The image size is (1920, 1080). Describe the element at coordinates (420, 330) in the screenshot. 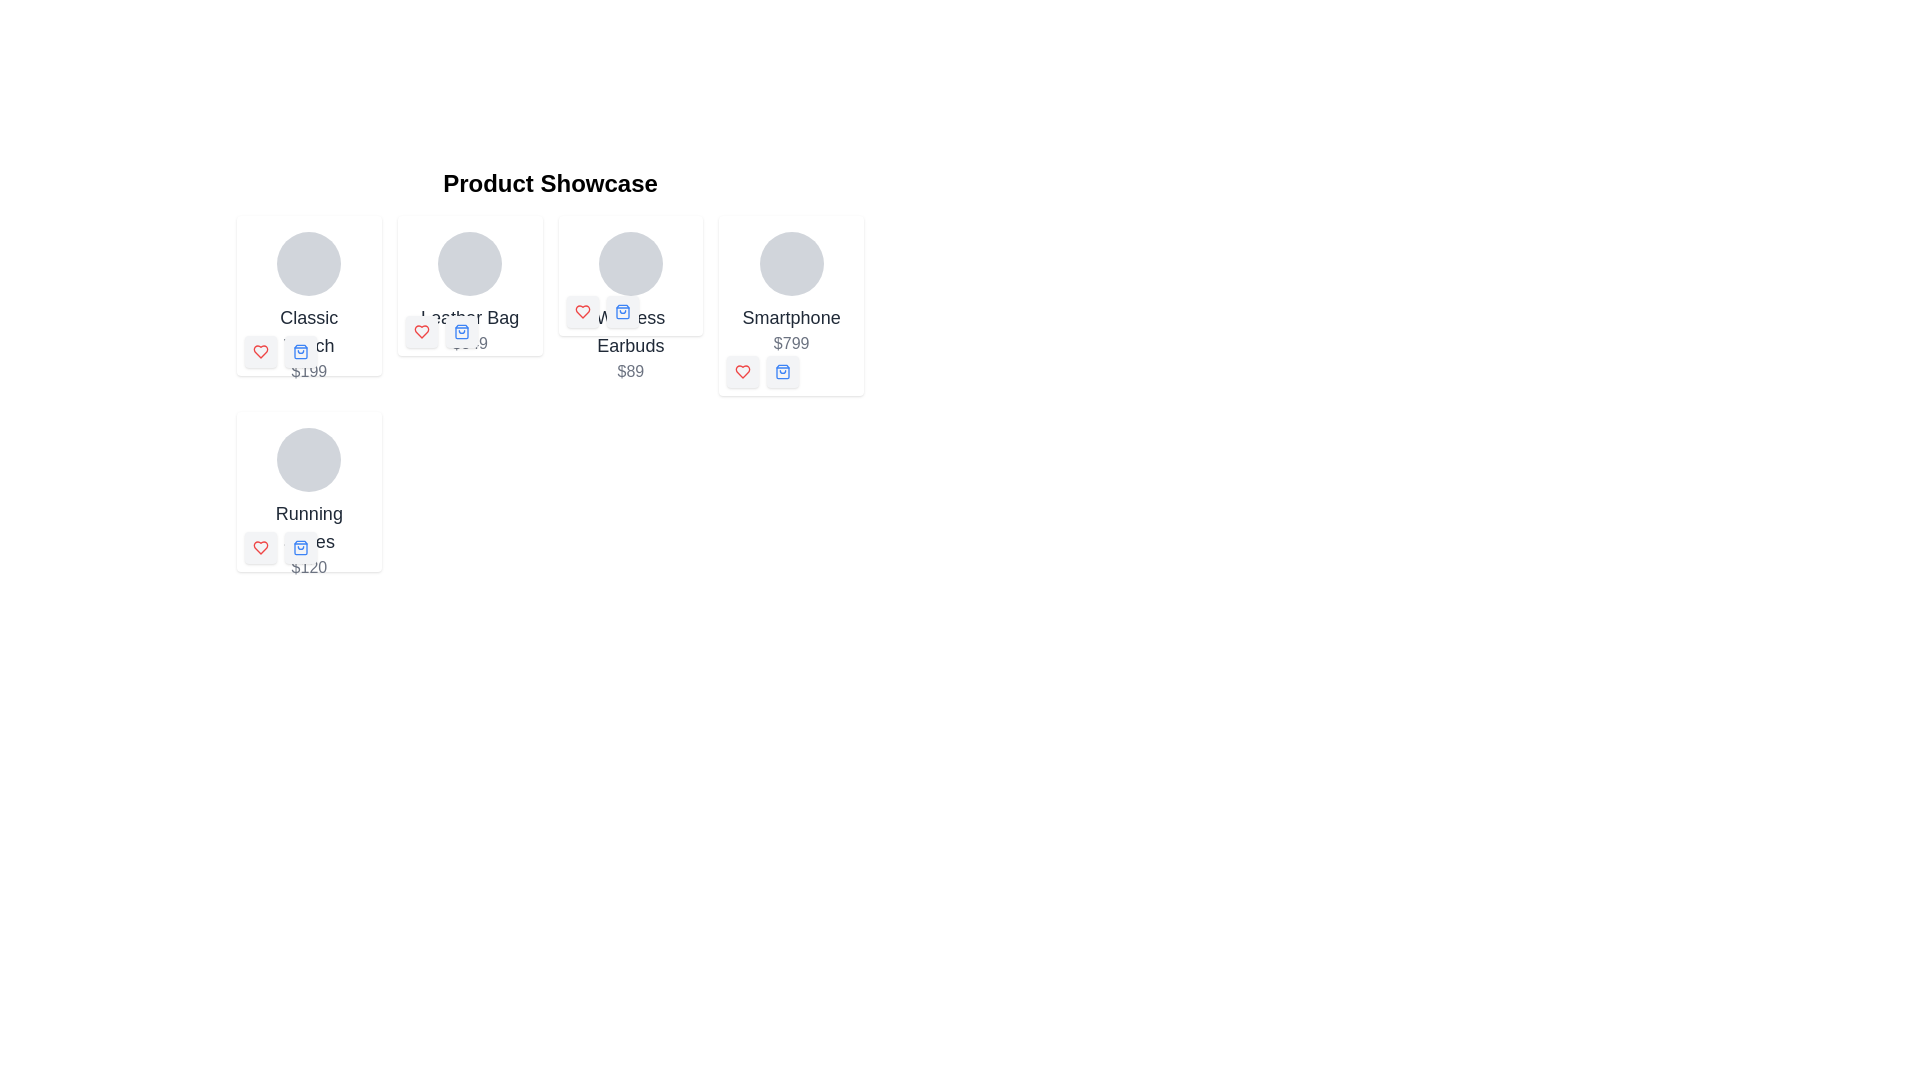

I see `the red outlined heart icon located at the bottom-left portion of the 'Leather Bag' product card` at that location.